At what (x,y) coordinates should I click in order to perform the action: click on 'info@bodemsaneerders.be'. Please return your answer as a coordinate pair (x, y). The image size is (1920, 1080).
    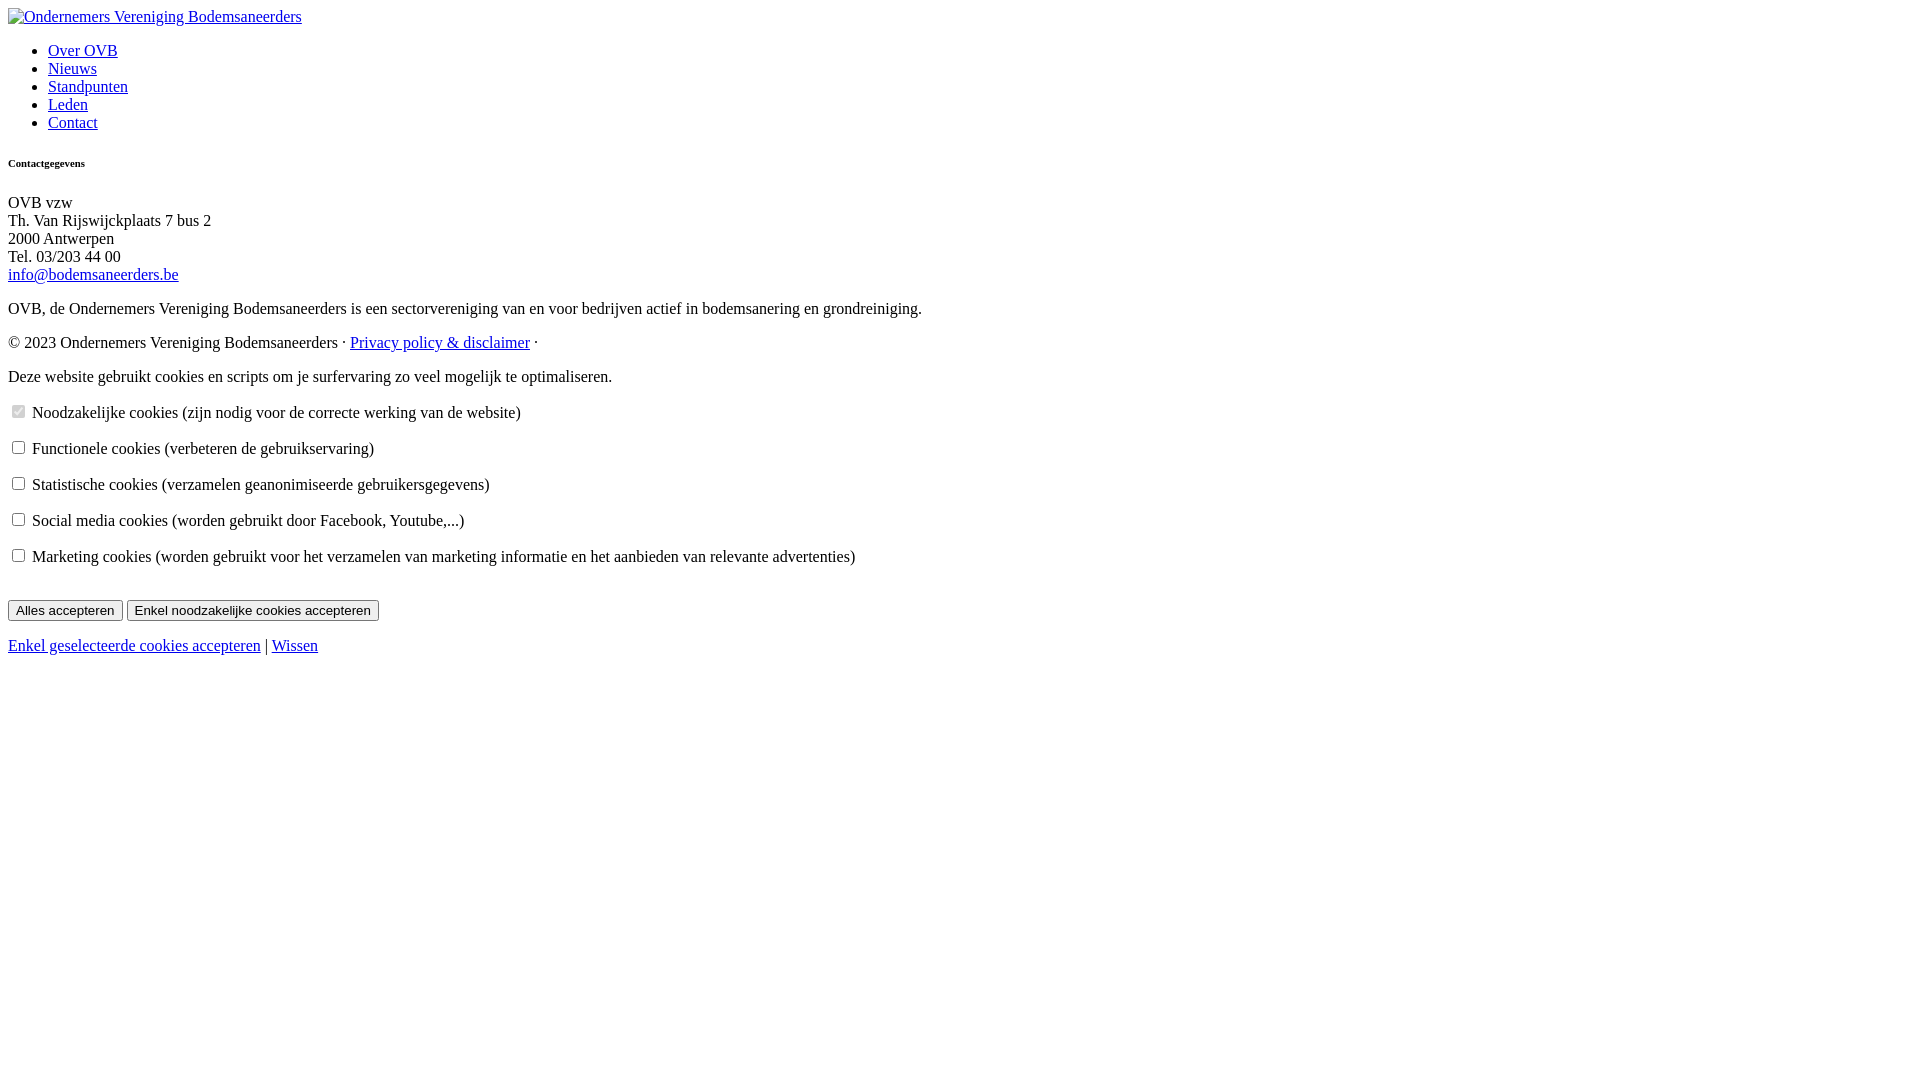
    Looking at the image, I should click on (92, 274).